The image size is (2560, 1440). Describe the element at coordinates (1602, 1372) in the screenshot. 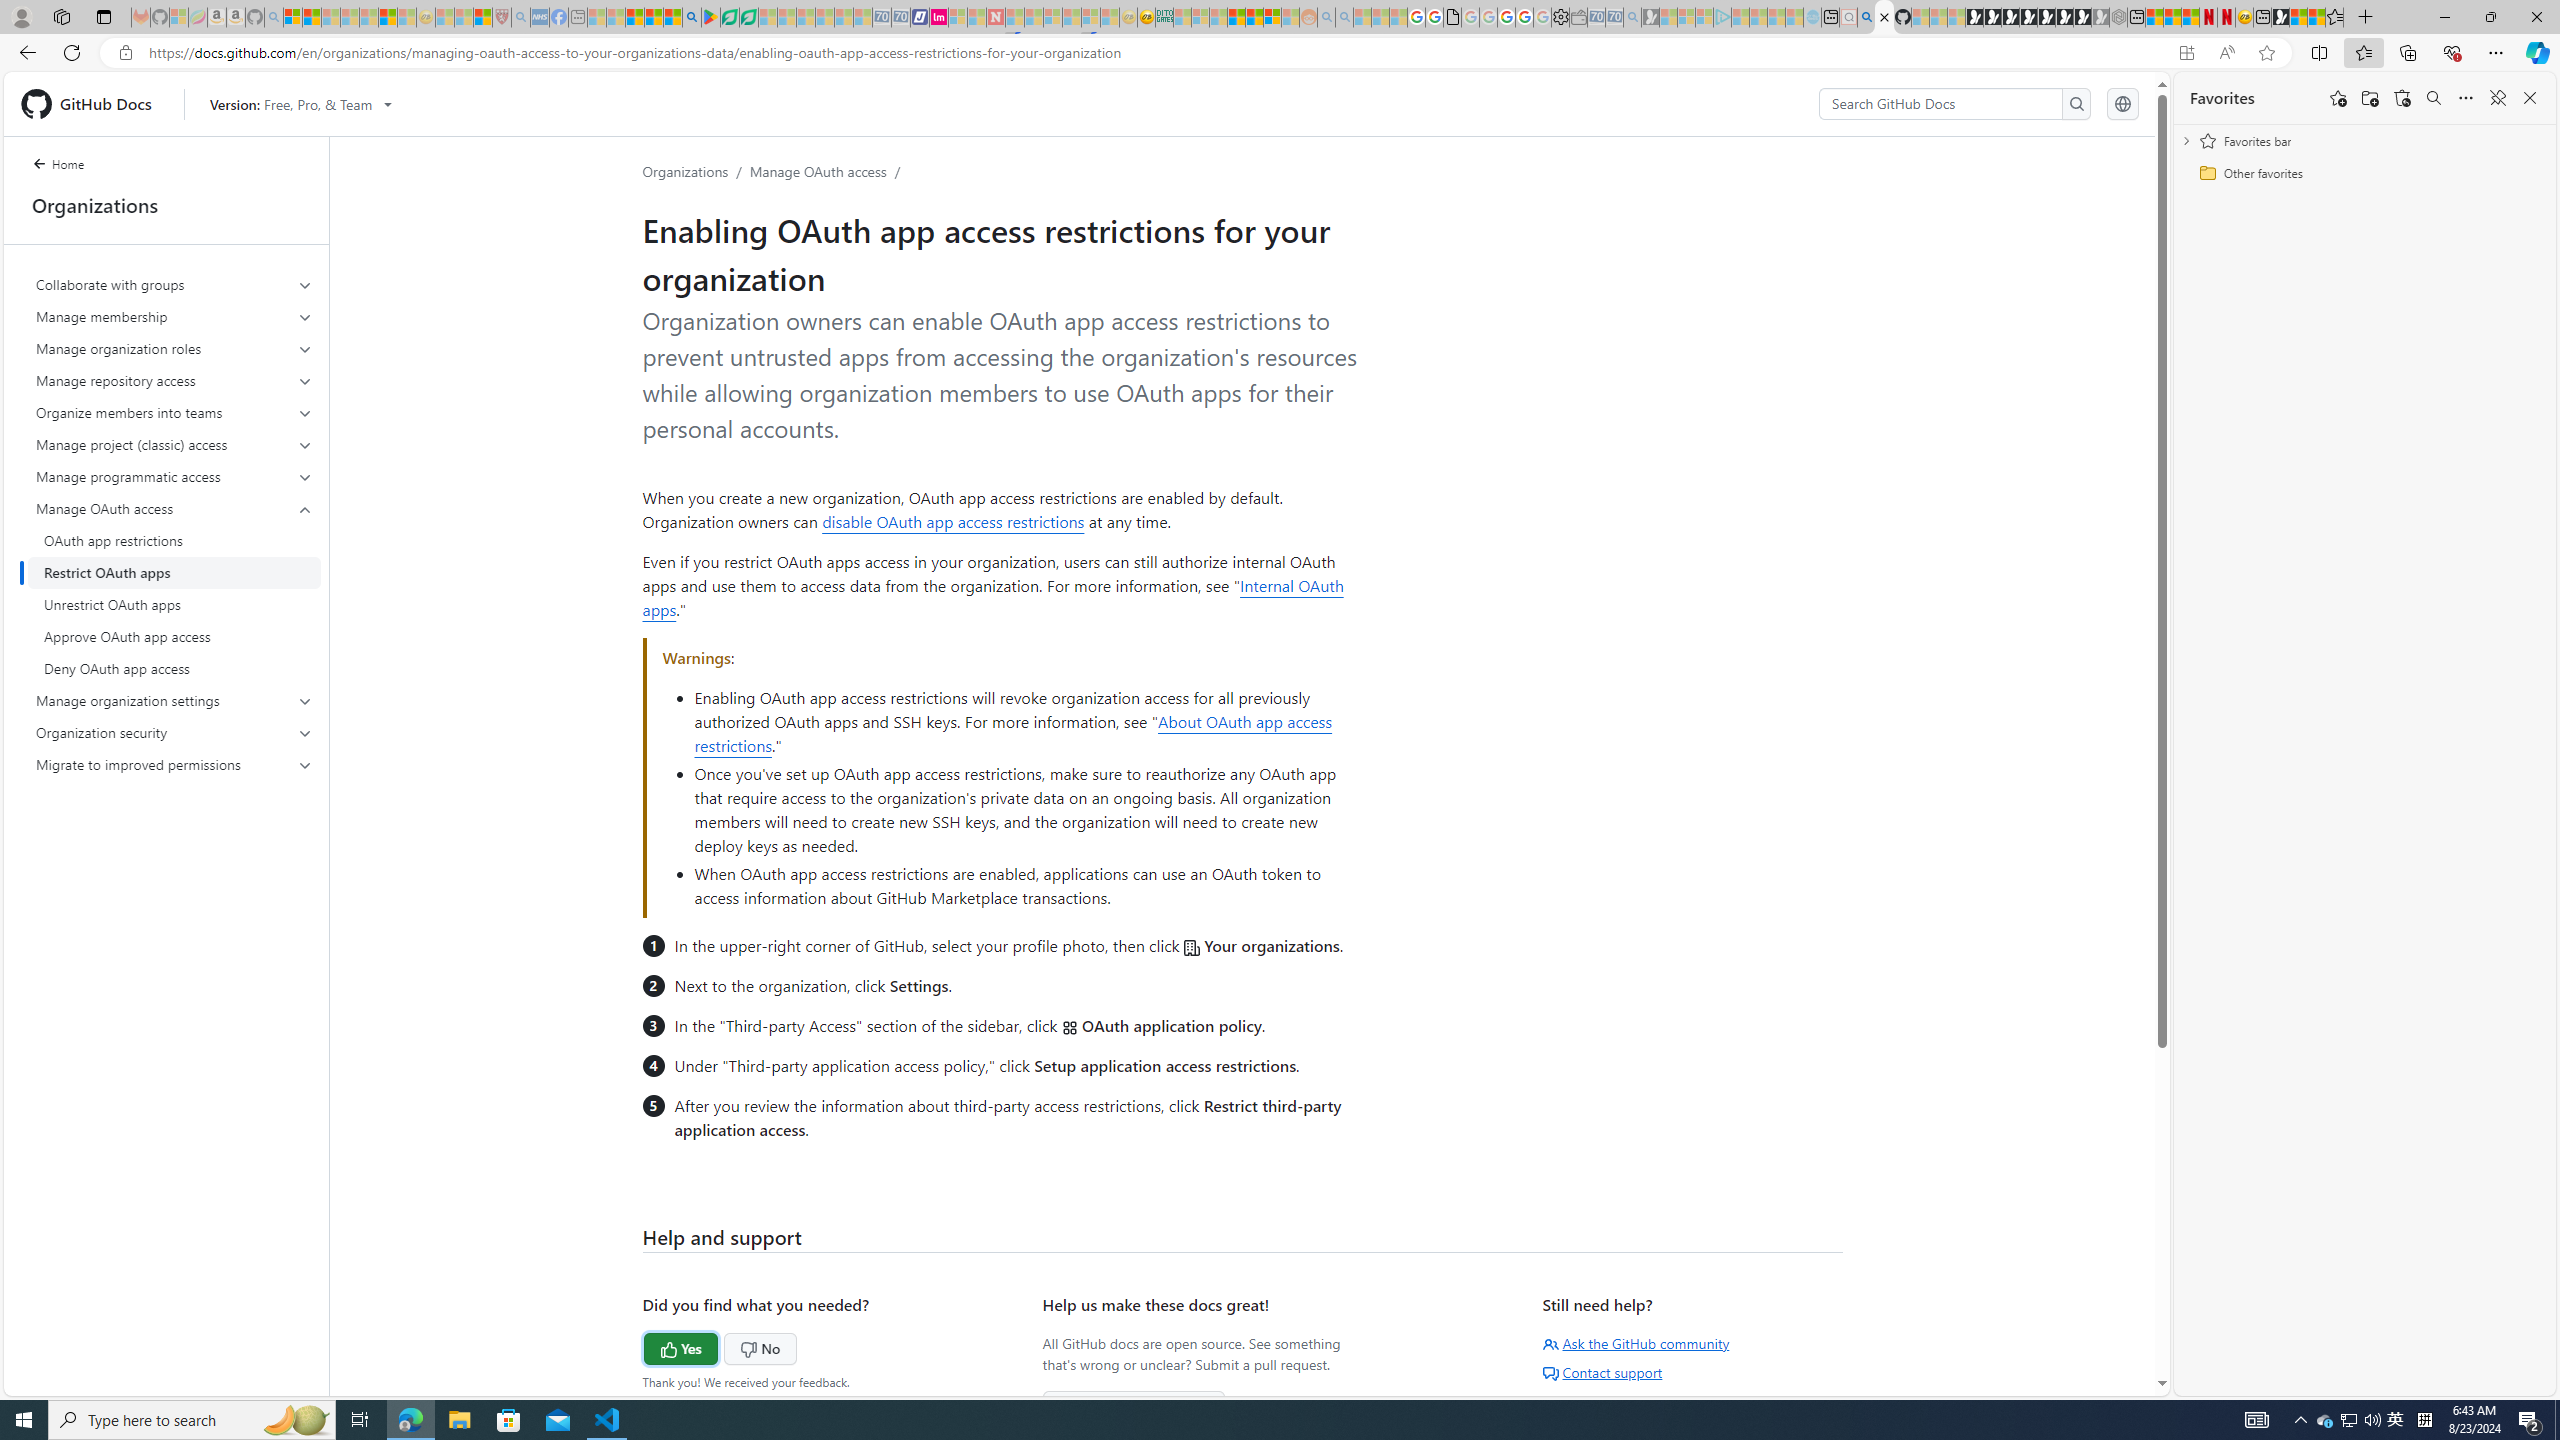

I see `'Contact support'` at that location.